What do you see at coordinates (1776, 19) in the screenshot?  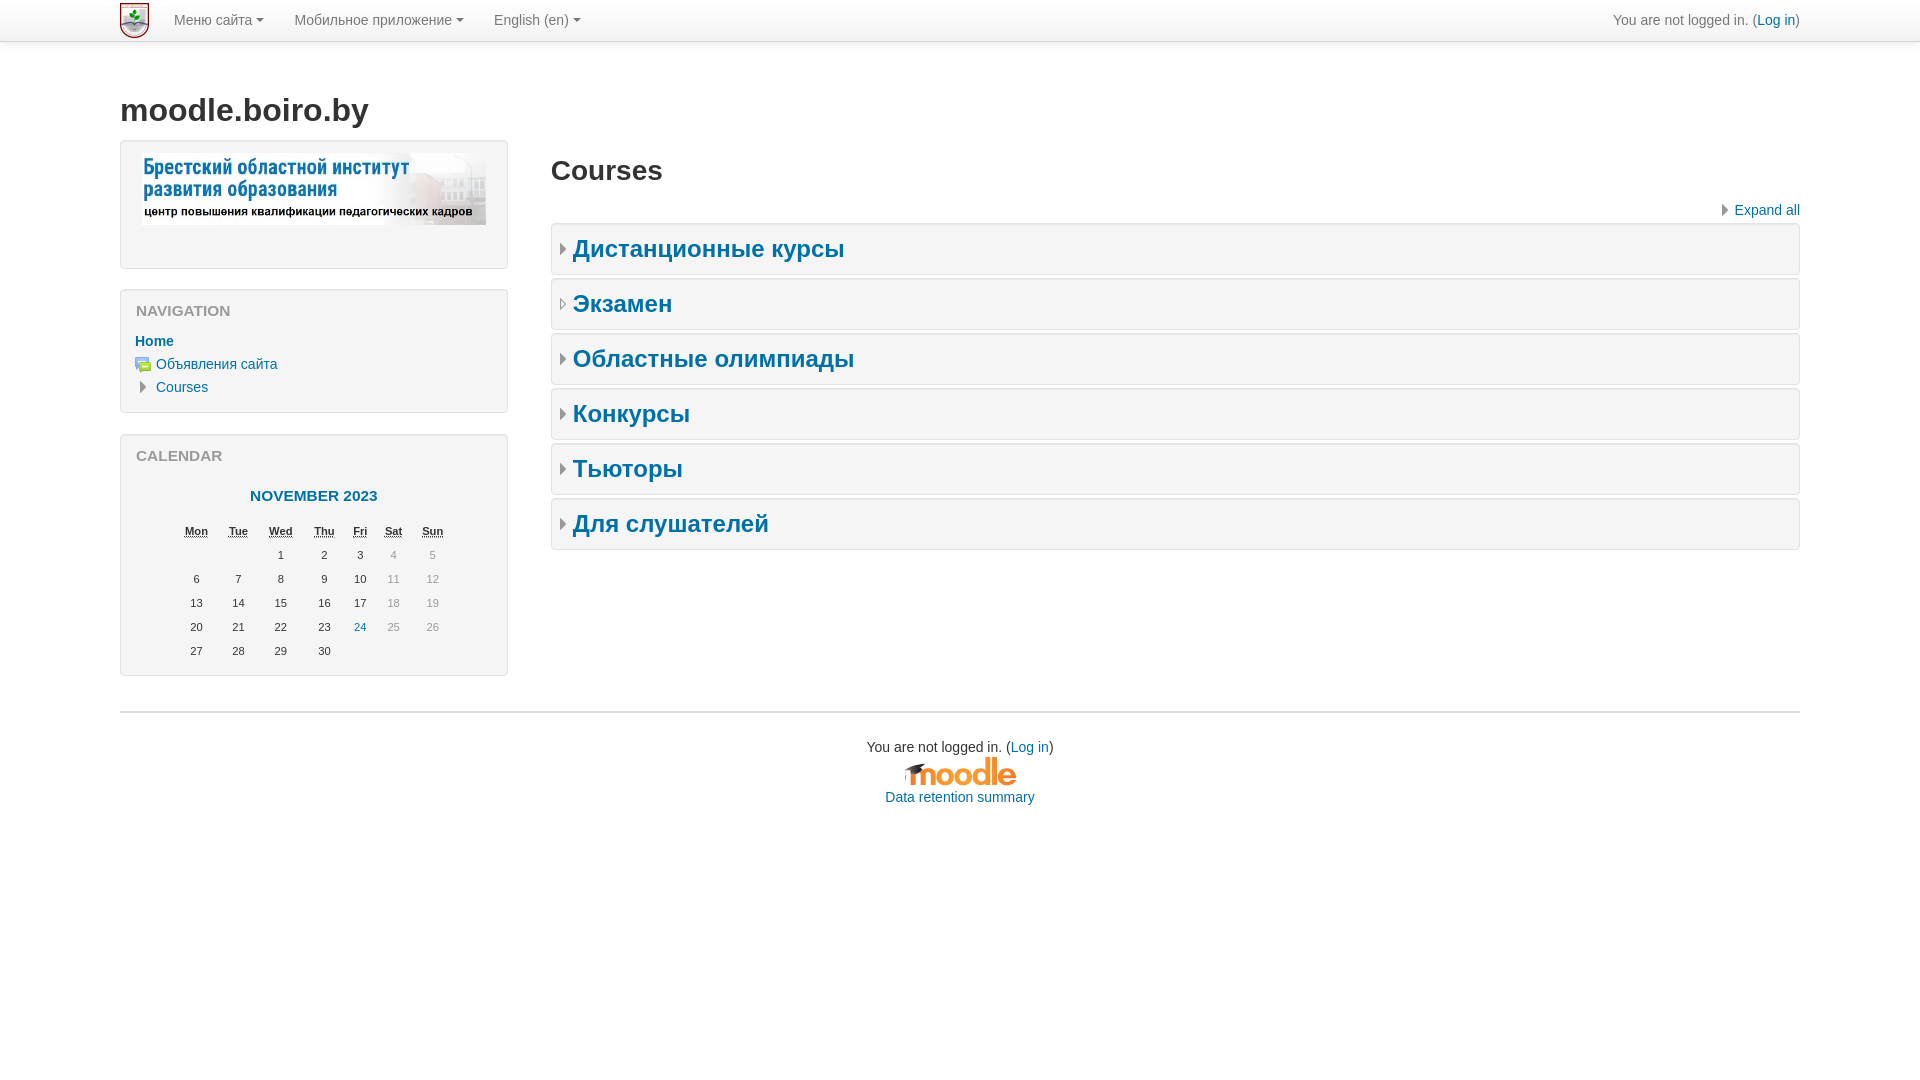 I see `'Log in'` at bounding box center [1776, 19].